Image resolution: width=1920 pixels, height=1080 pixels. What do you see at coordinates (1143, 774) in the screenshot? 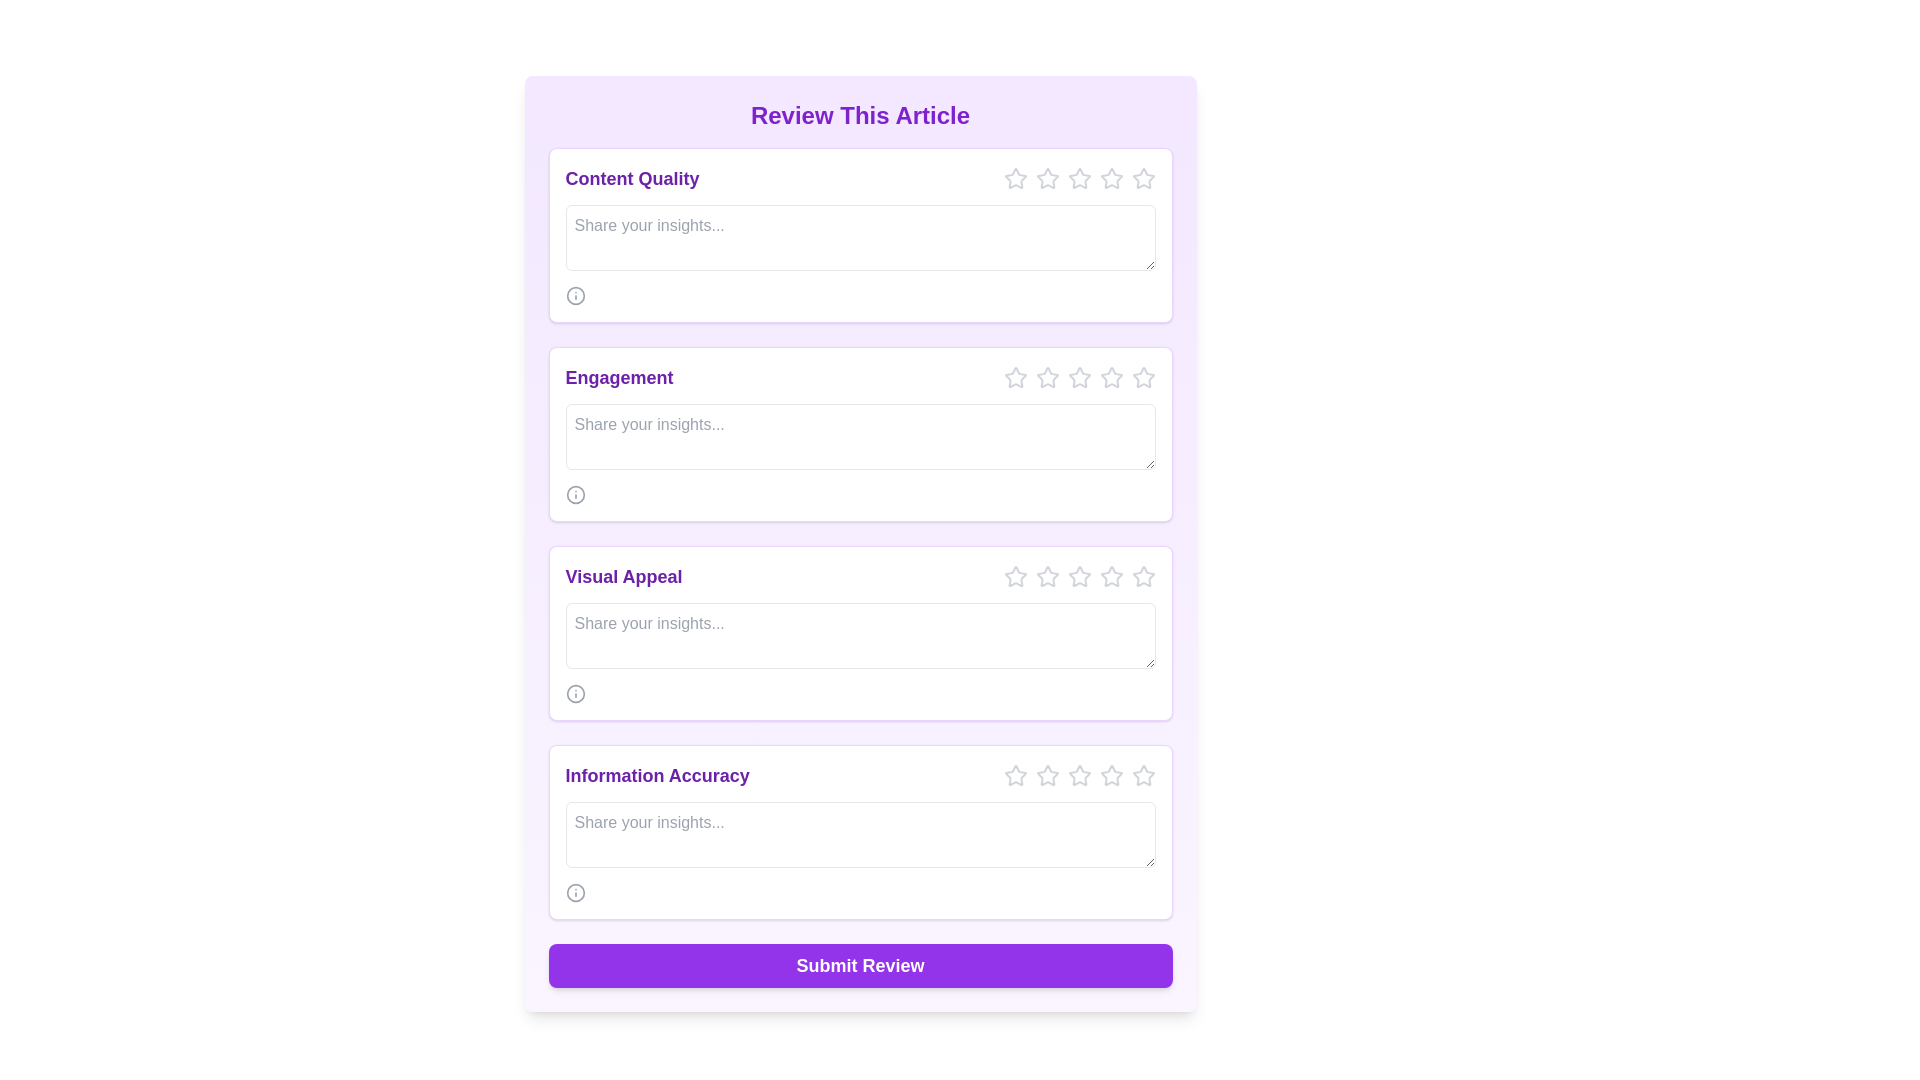
I see `the fifth star icon in the 'Information Accuracy' section to assign a rating` at bounding box center [1143, 774].